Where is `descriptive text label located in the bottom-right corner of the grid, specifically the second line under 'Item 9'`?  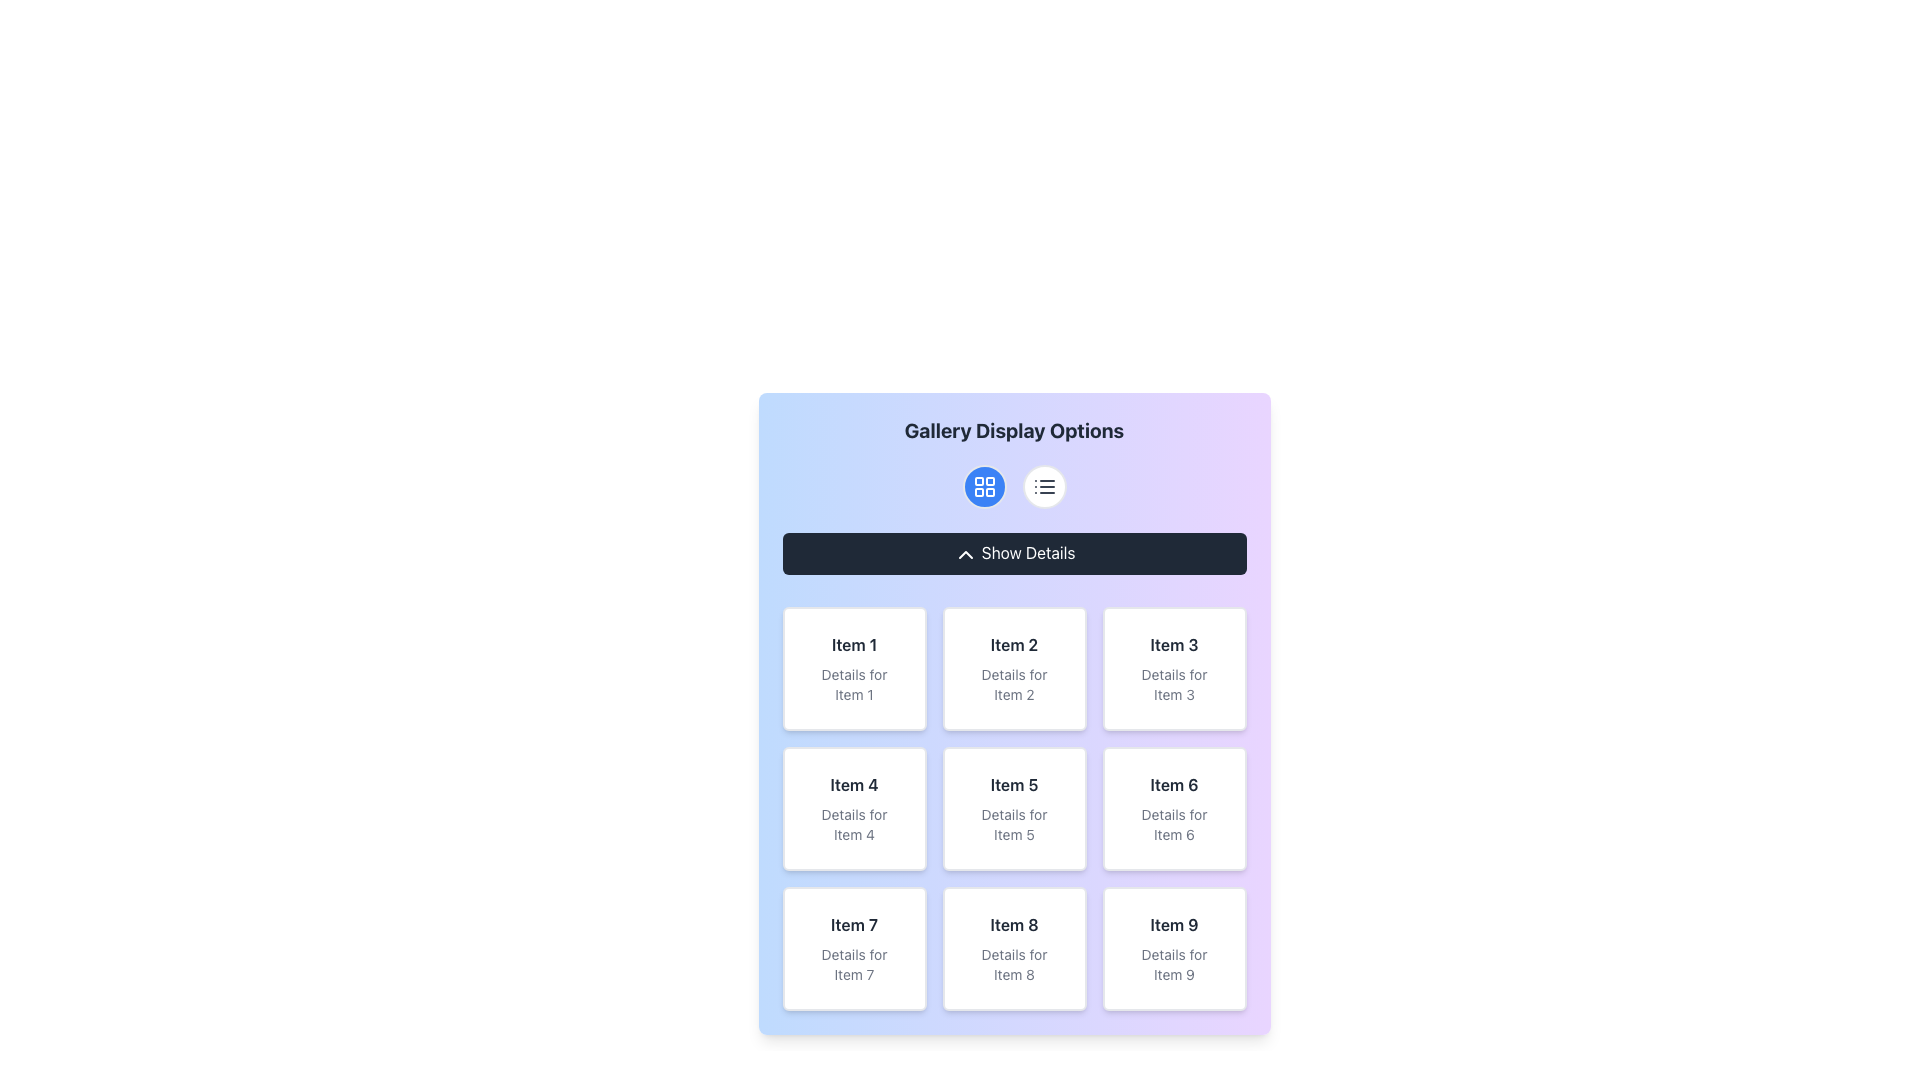
descriptive text label located in the bottom-right corner of the grid, specifically the second line under 'Item 9' is located at coordinates (1174, 963).